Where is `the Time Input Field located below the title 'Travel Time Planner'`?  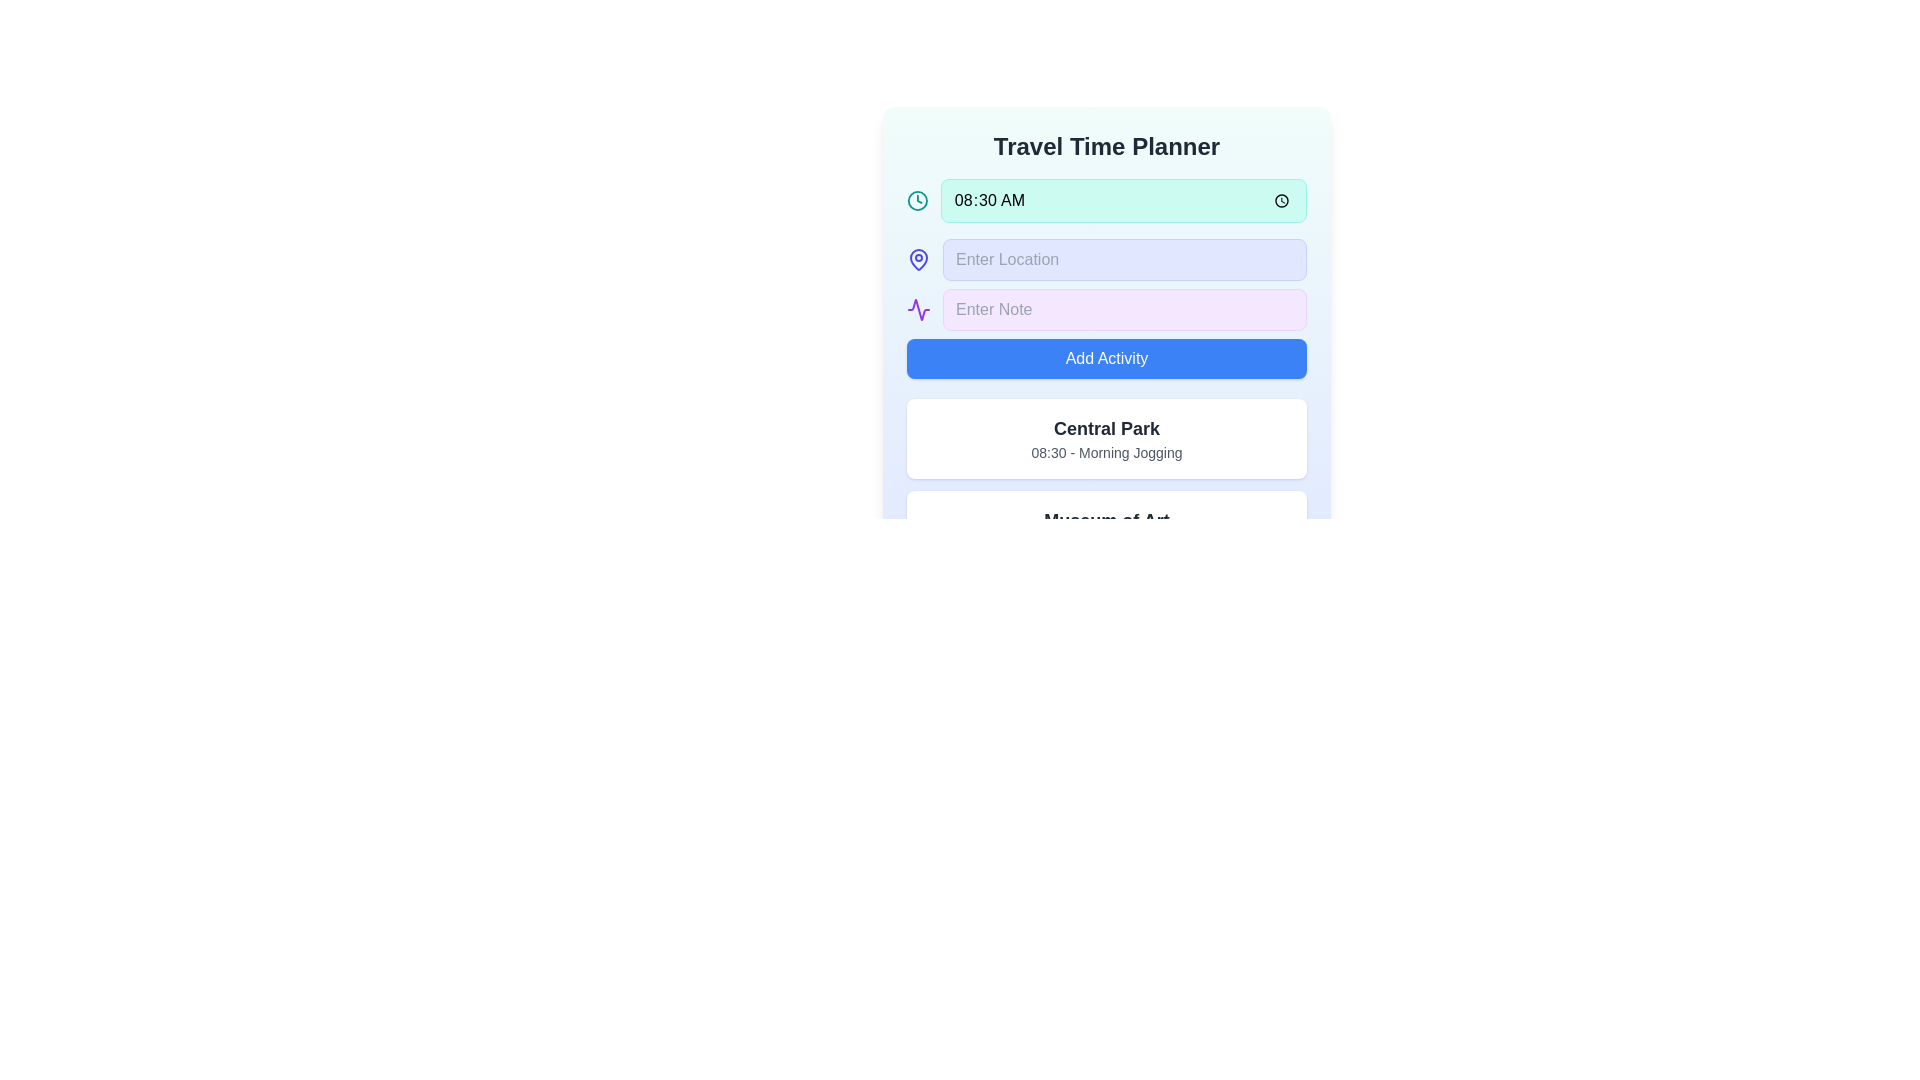 the Time Input Field located below the title 'Travel Time Planner' is located at coordinates (1123, 200).